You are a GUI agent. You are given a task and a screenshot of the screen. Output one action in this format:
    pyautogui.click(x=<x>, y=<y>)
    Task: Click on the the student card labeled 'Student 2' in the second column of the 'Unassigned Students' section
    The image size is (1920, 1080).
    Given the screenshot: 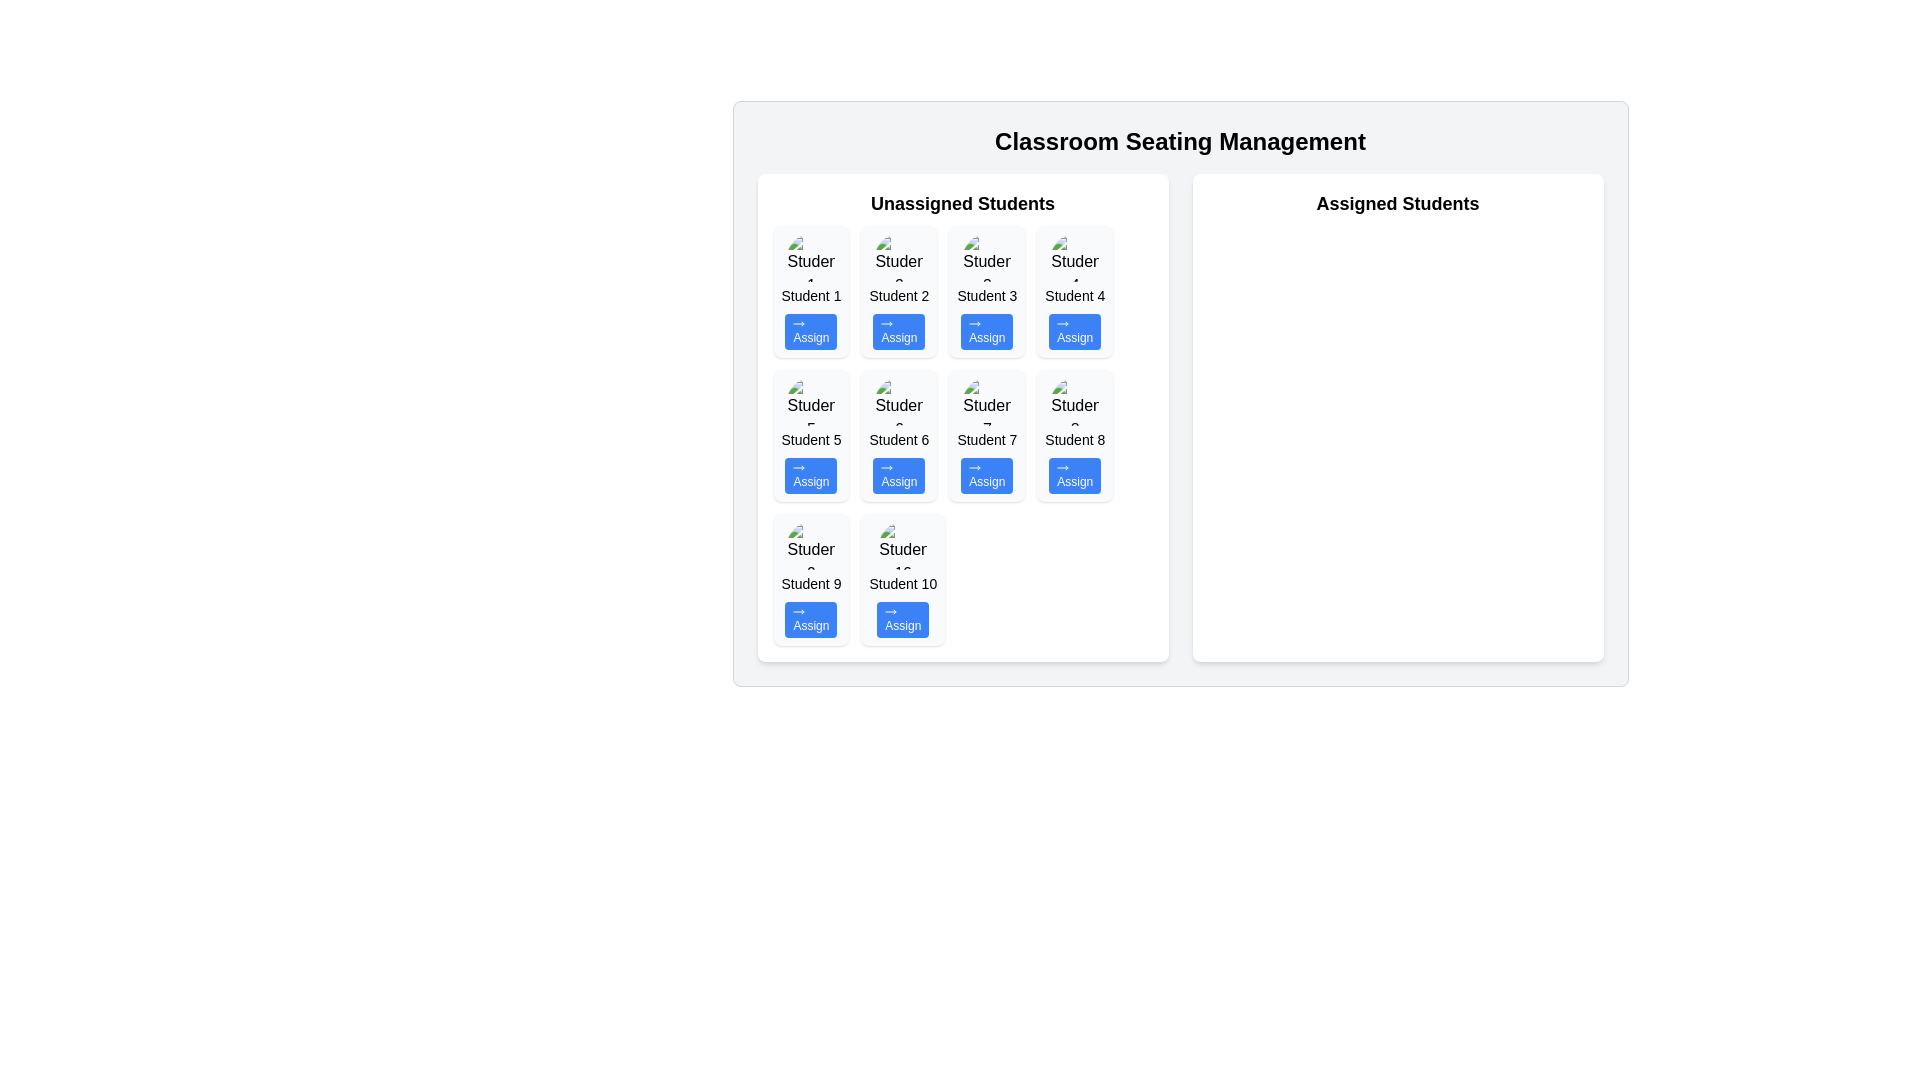 What is the action you would take?
    pyautogui.click(x=898, y=292)
    